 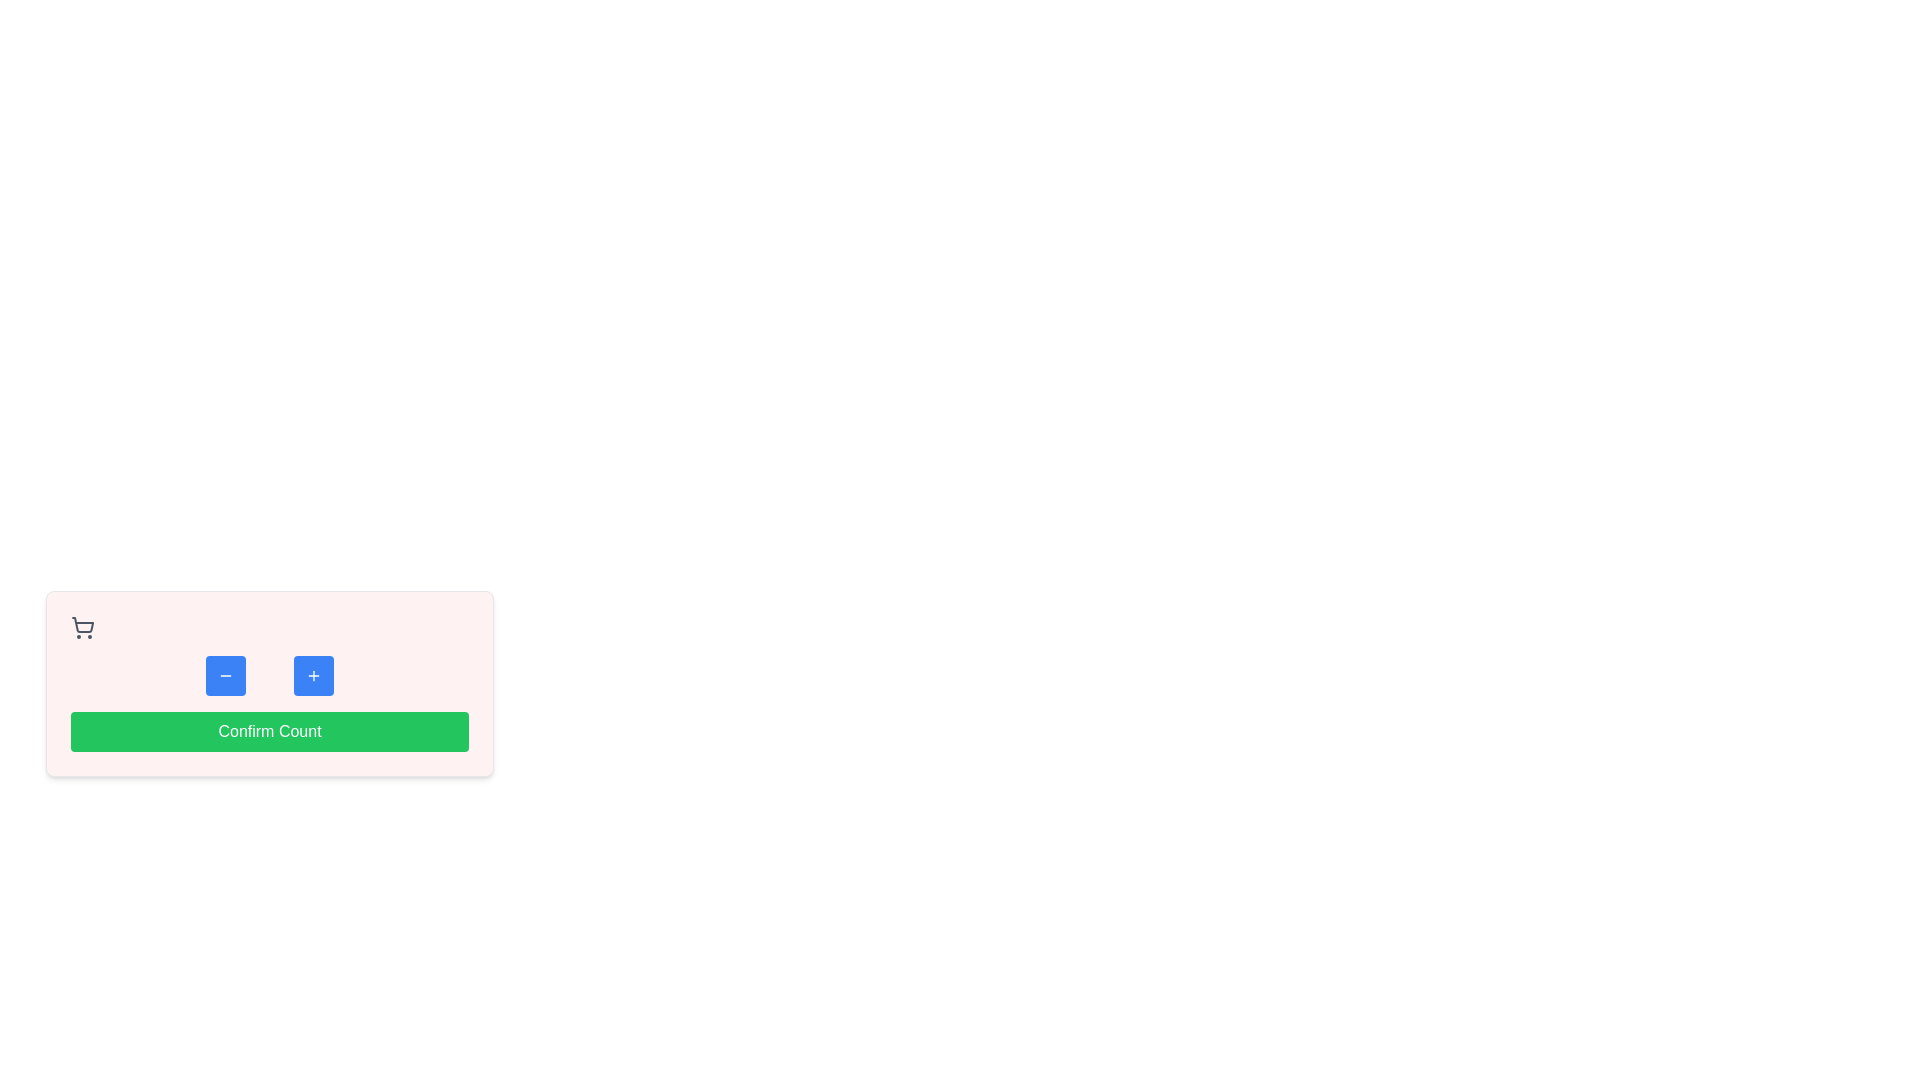 What do you see at coordinates (225, 675) in the screenshot?
I see `the leftmost blue square button with a minus symbol` at bounding box center [225, 675].